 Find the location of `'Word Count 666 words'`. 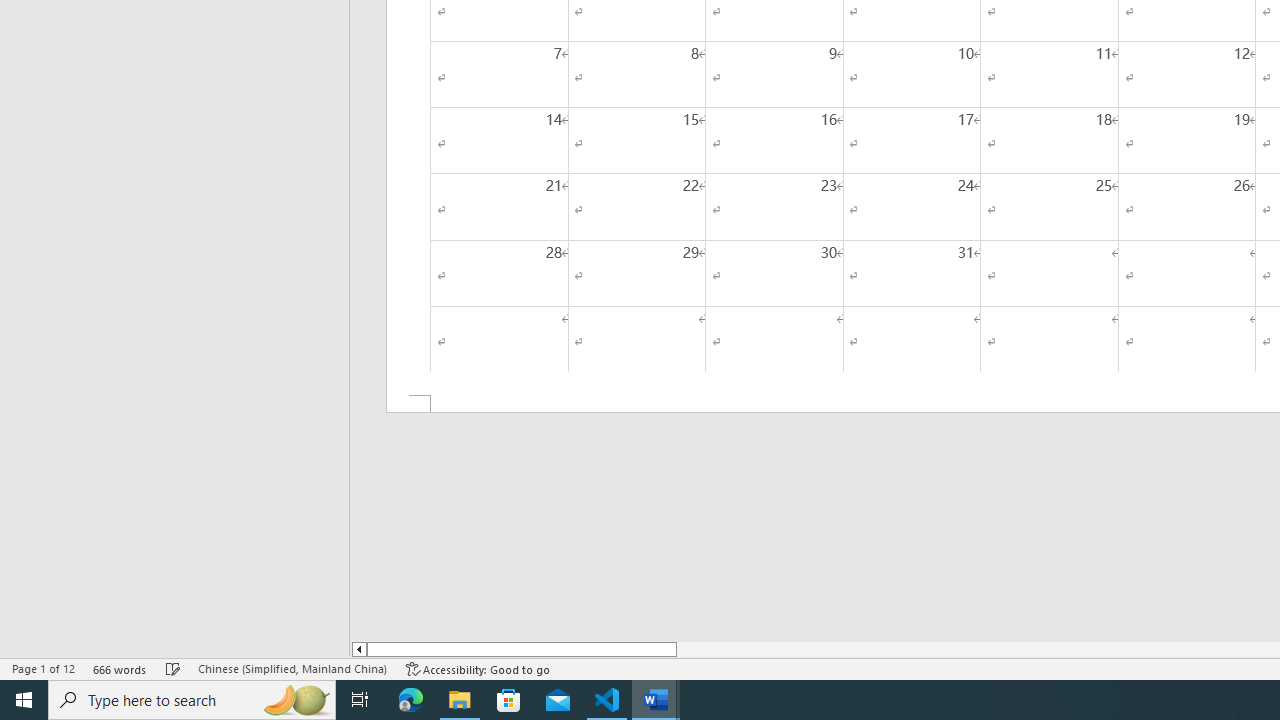

'Word Count 666 words' is located at coordinates (119, 669).